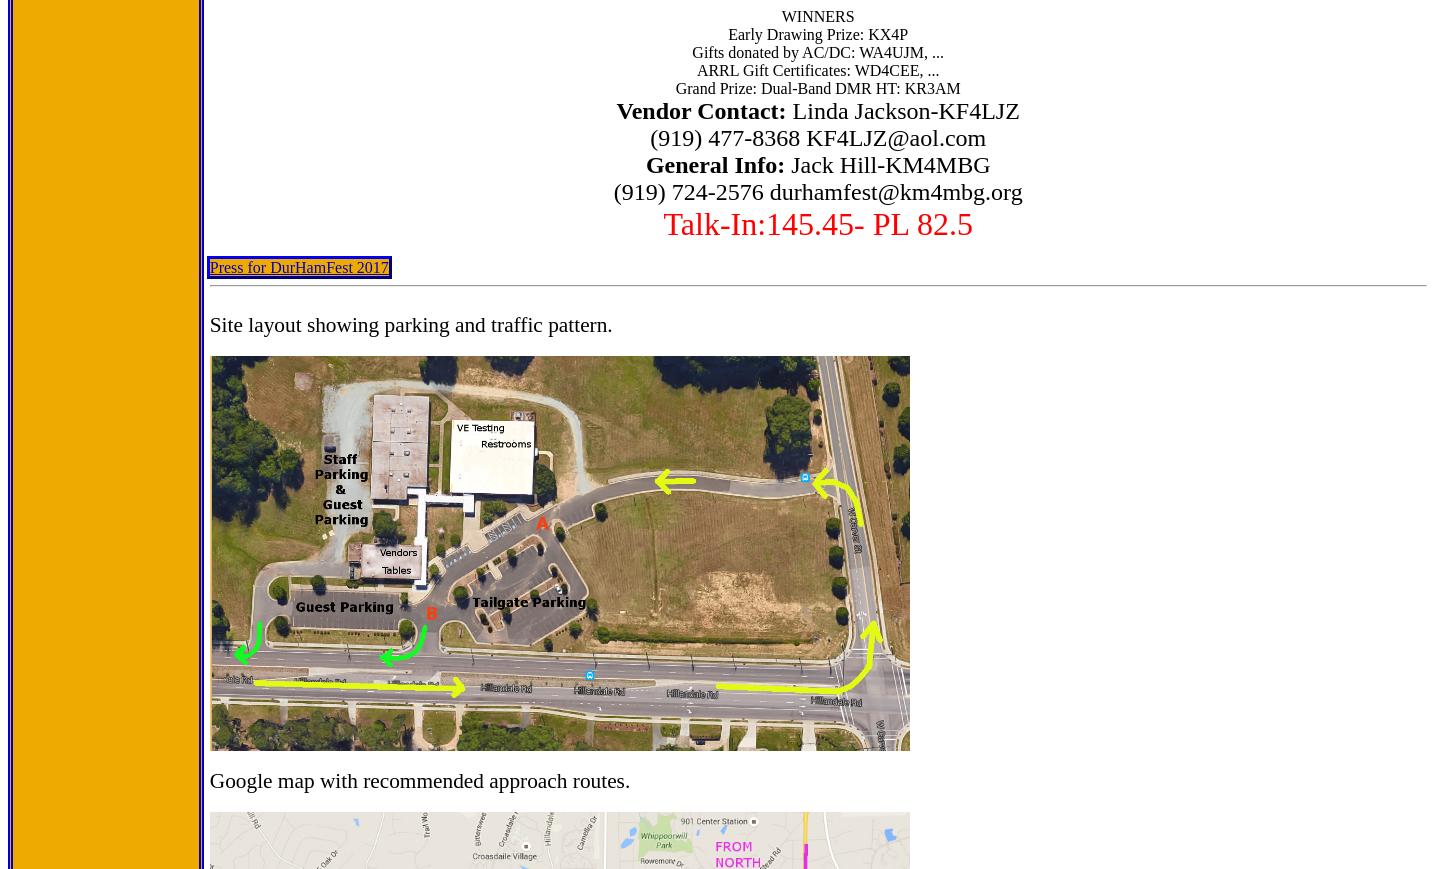 The width and height of the screenshot is (1440, 869). What do you see at coordinates (818, 136) in the screenshot?
I see `'(919) 477-8368 KF4LJZ@aol.com'` at bounding box center [818, 136].